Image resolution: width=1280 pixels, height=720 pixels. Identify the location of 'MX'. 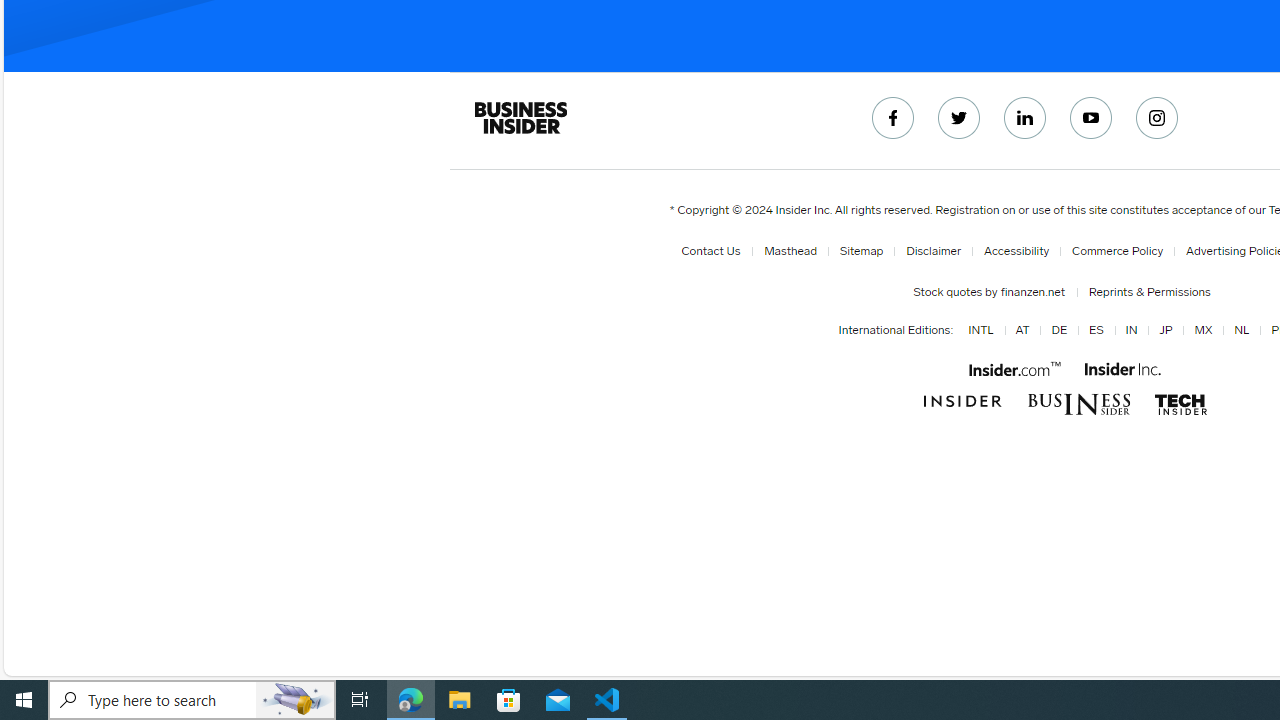
(1202, 330).